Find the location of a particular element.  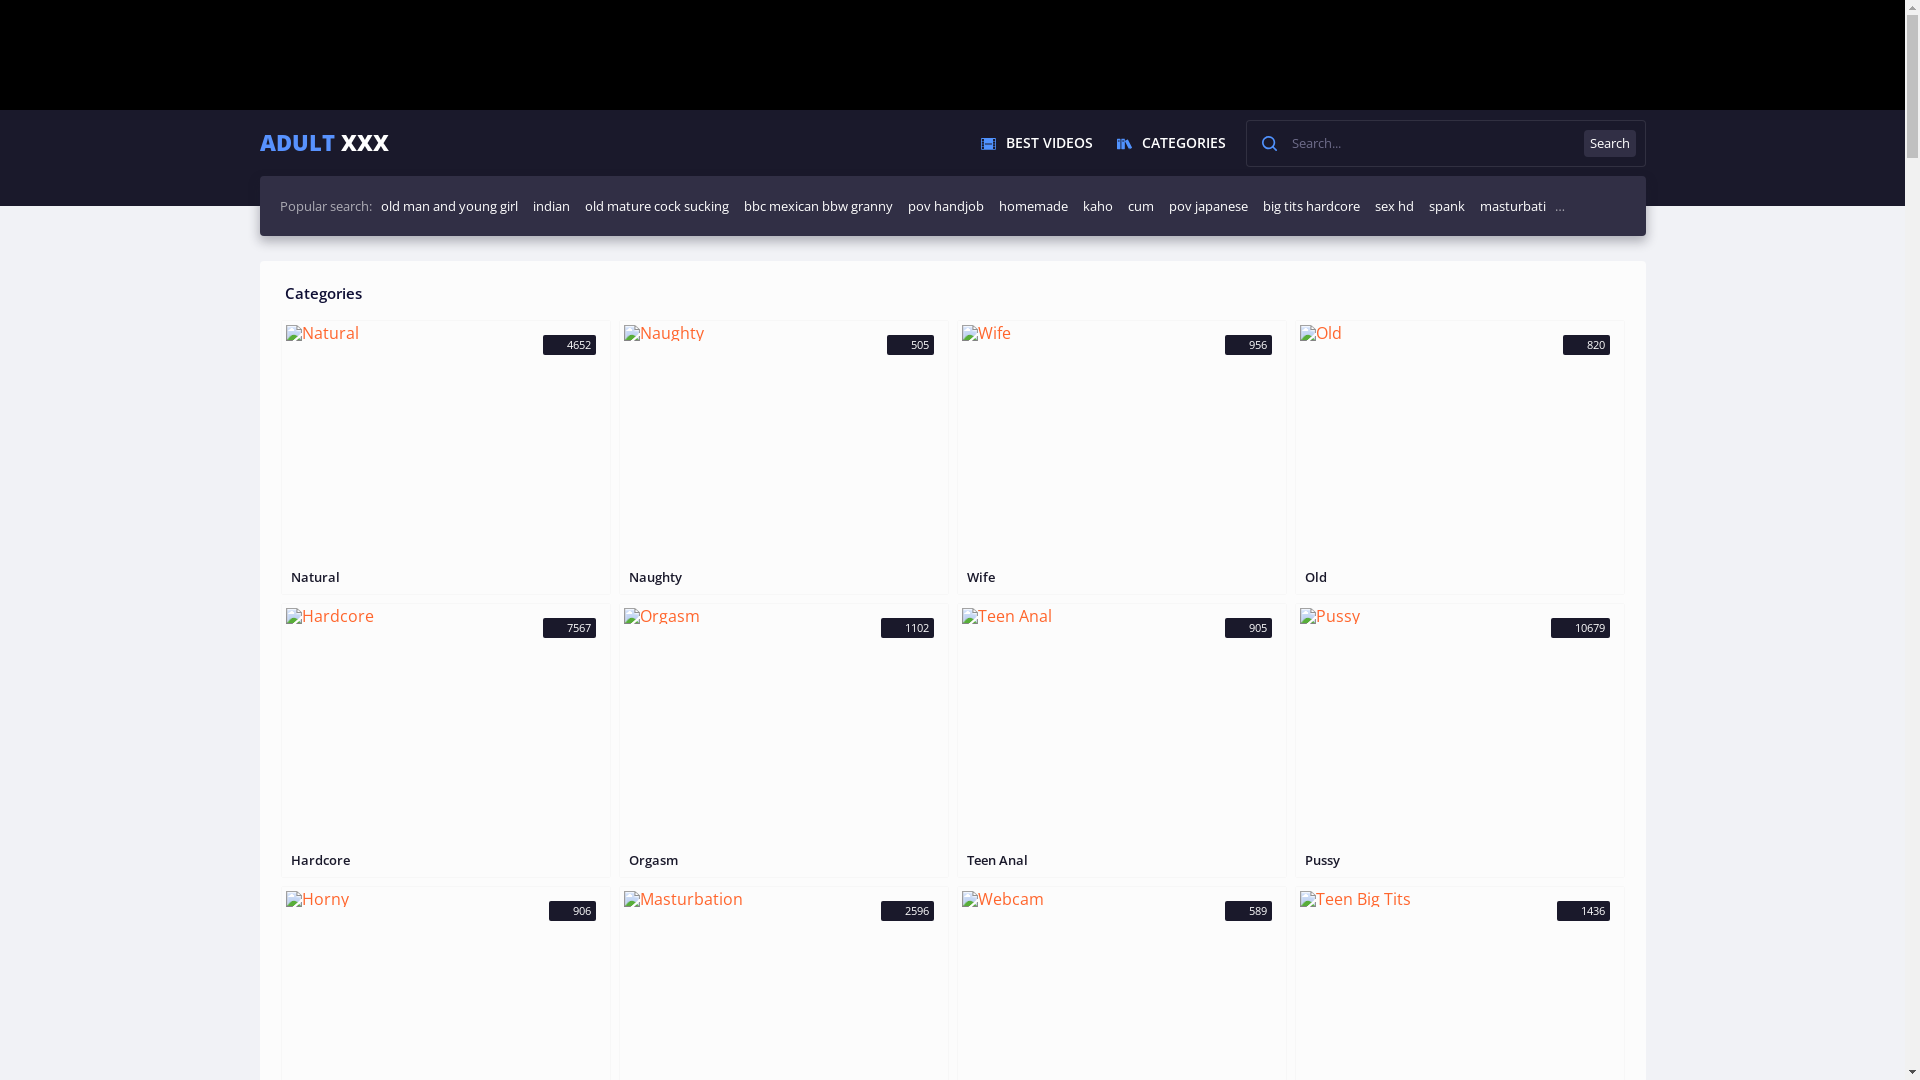

'pov japanese' is located at coordinates (1206, 205).